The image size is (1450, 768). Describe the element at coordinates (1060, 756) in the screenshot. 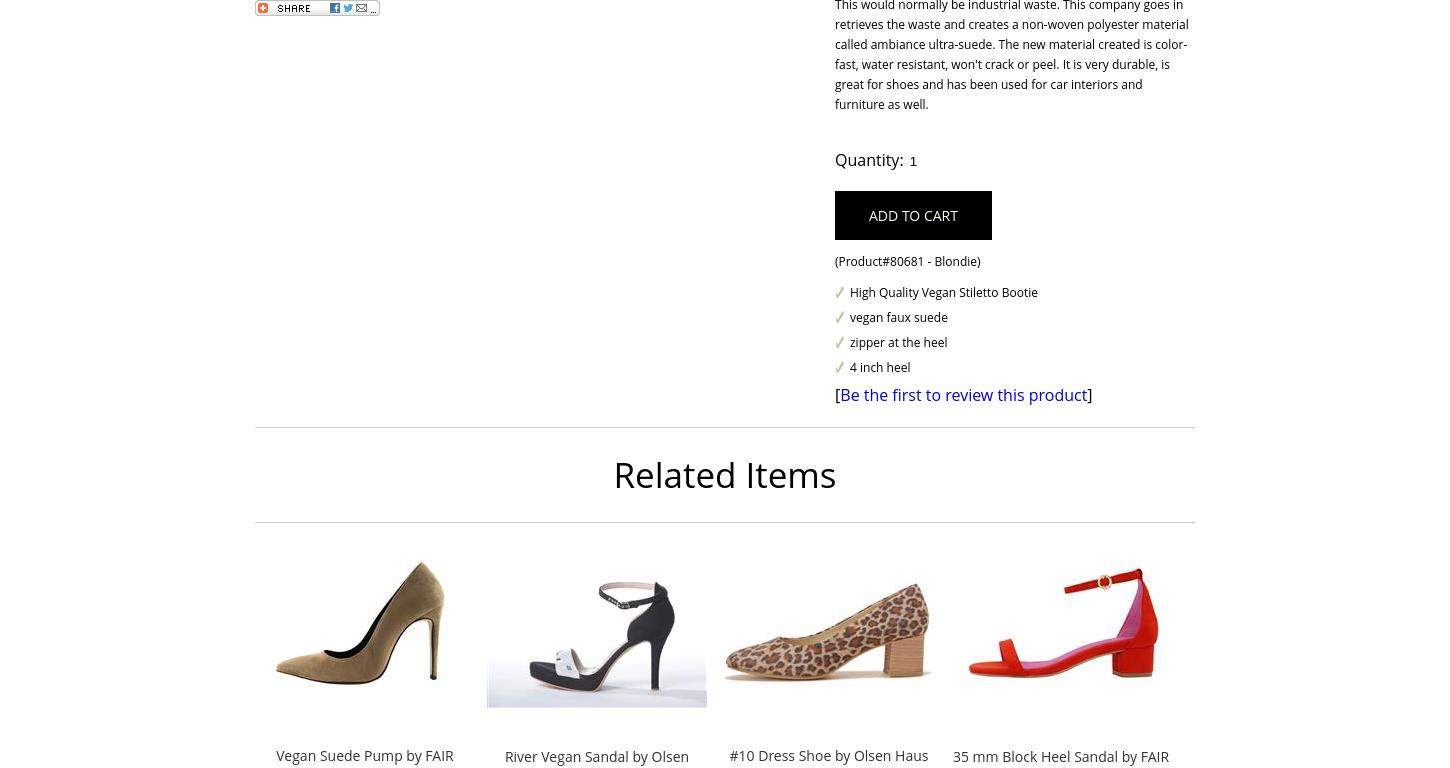

I see `'35 mm Block Heel Sandal by FAIR'` at that location.